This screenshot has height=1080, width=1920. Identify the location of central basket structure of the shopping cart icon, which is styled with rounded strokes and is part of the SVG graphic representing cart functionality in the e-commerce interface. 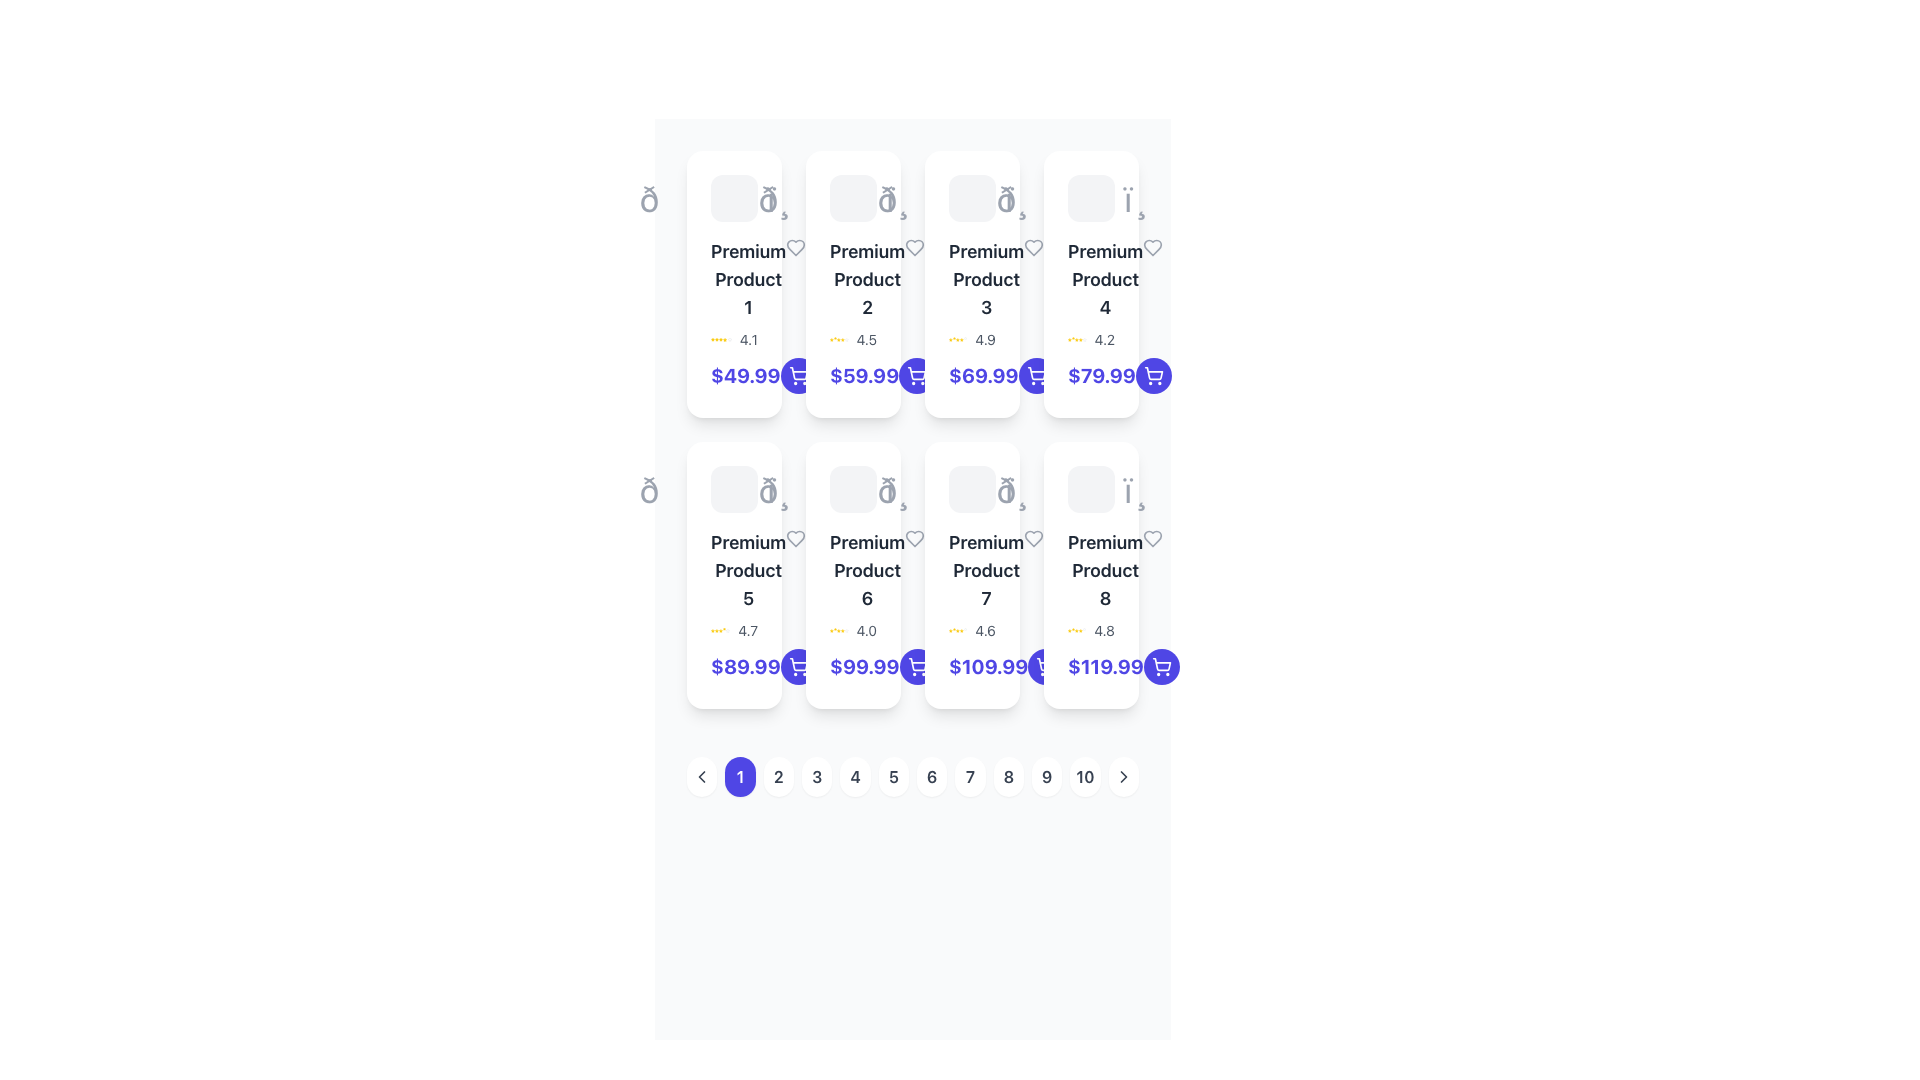
(1045, 664).